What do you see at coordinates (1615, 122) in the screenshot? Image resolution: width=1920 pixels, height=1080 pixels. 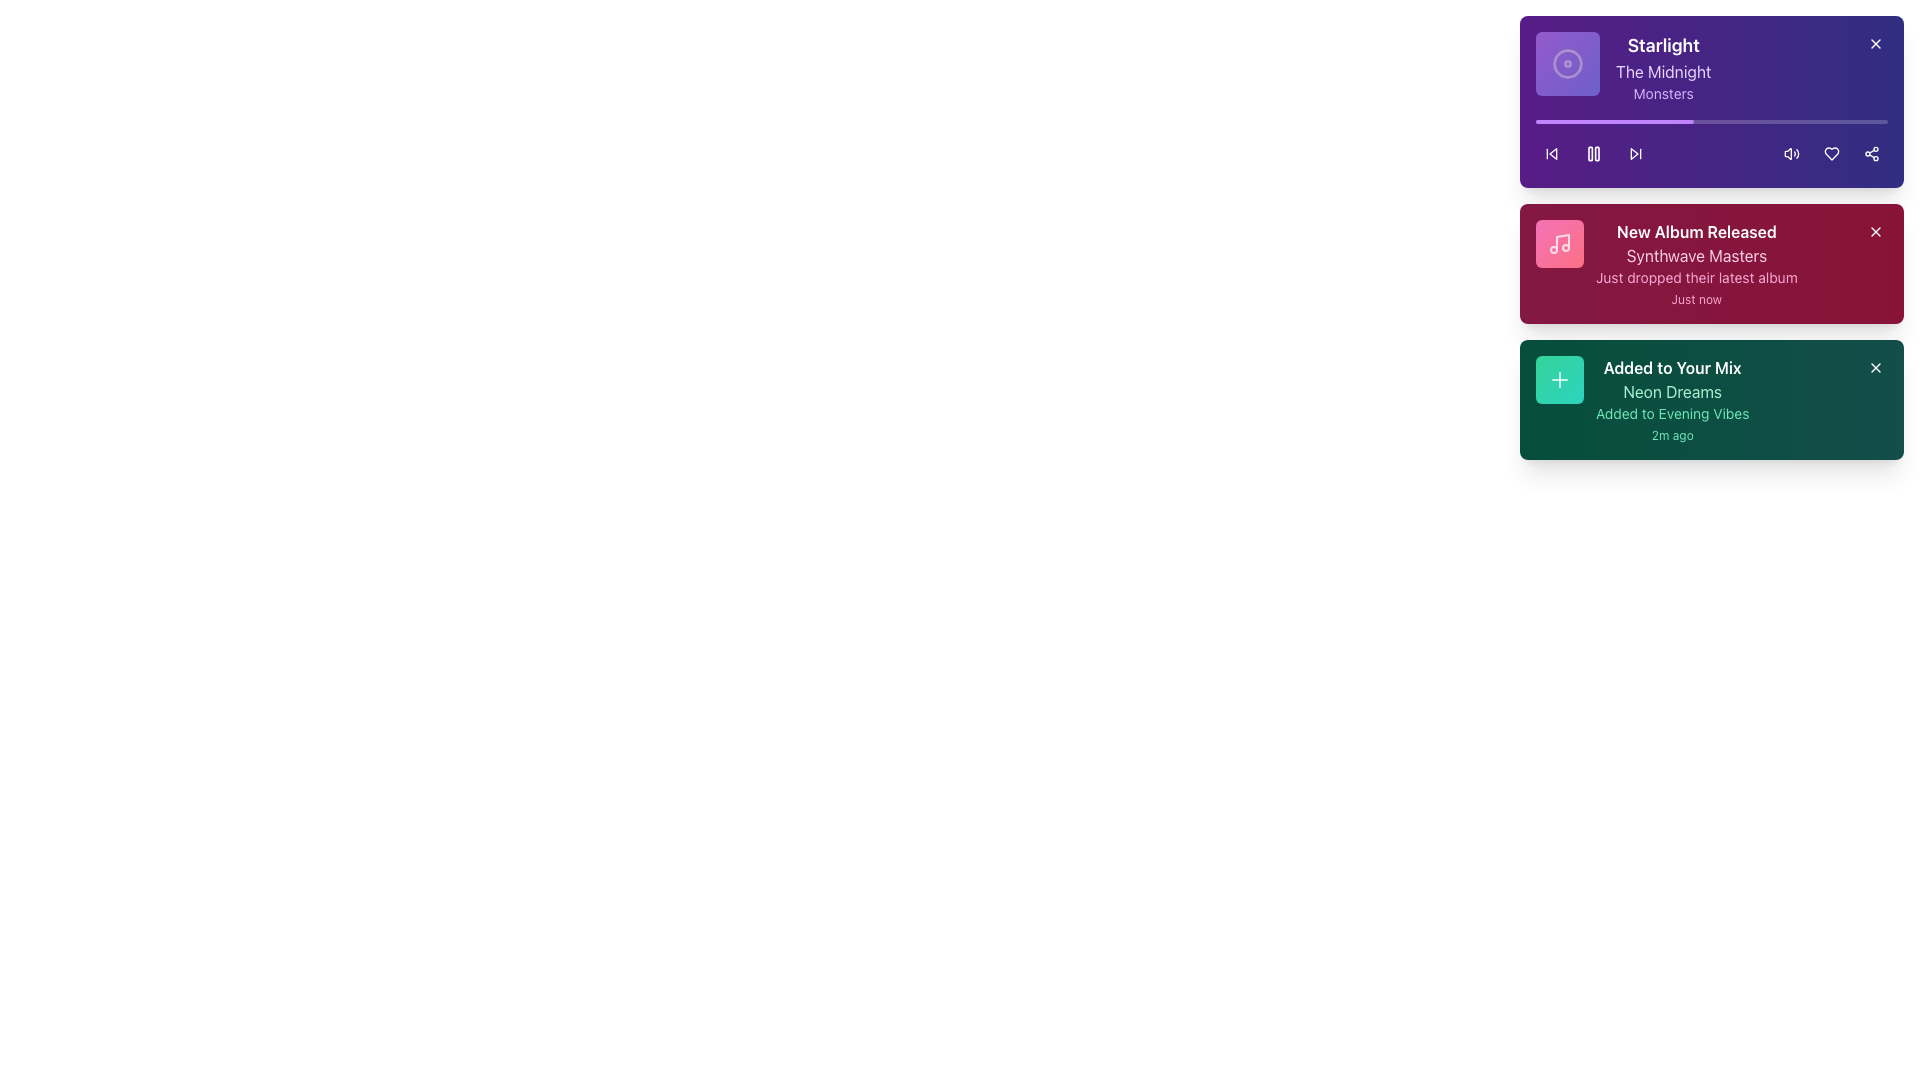 I see `the progress bar located in the top card of the three stacked cards on the right side of the interface, just under the title 'Starlight' and above the playback controls` at bounding box center [1615, 122].